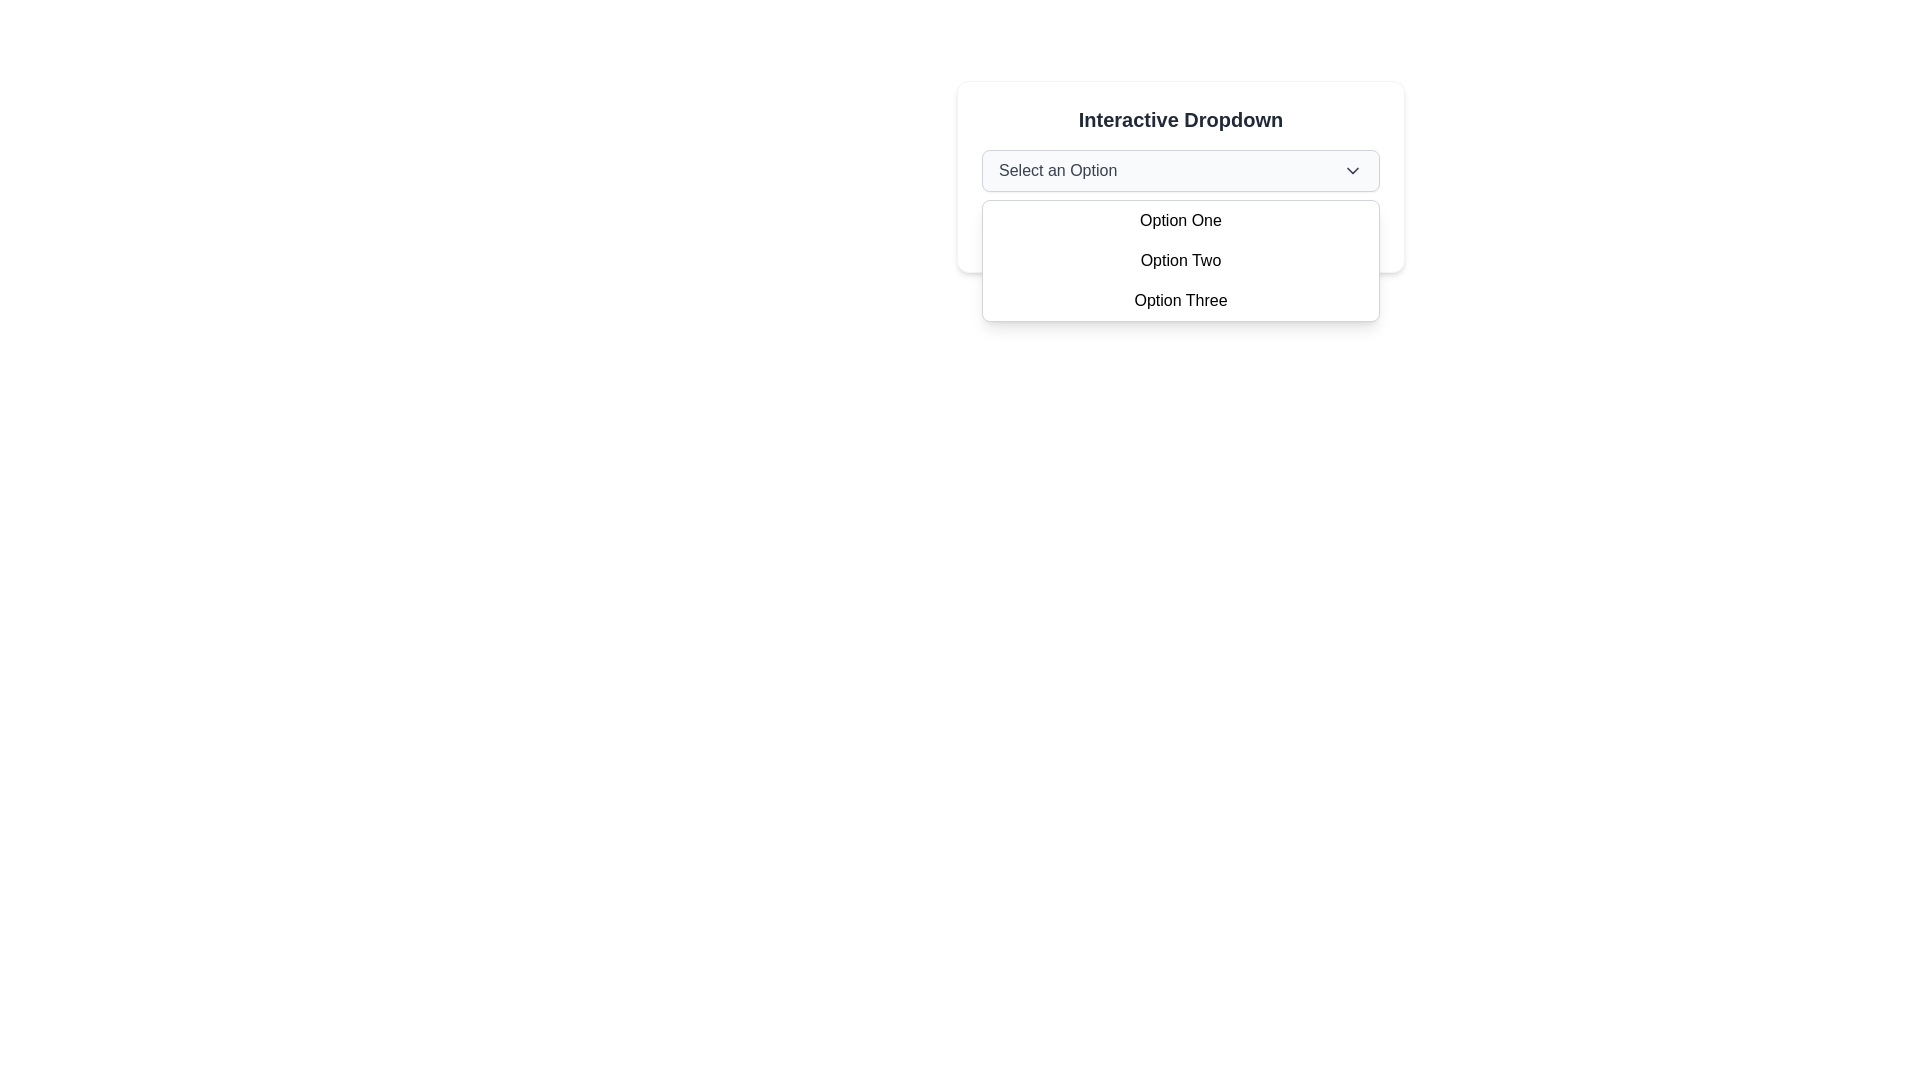 The height and width of the screenshot is (1080, 1920). Describe the element at coordinates (1180, 260) in the screenshot. I see `the second item in the dropdown menu, which displays 'Option Two' in bold dark font` at that location.